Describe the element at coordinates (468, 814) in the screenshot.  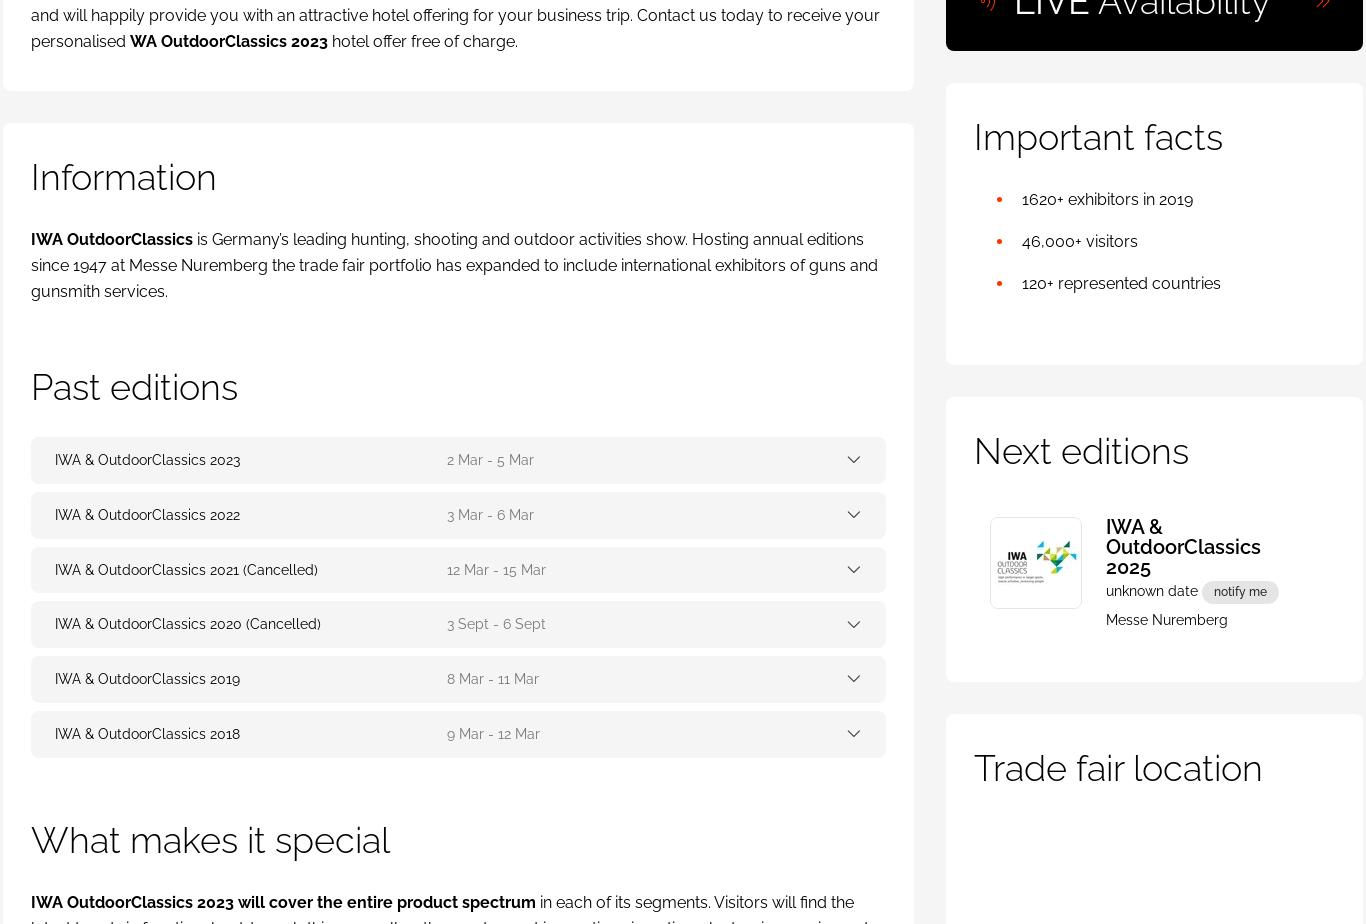
I see `'is a registered trademark of Expo Travel Group'` at that location.